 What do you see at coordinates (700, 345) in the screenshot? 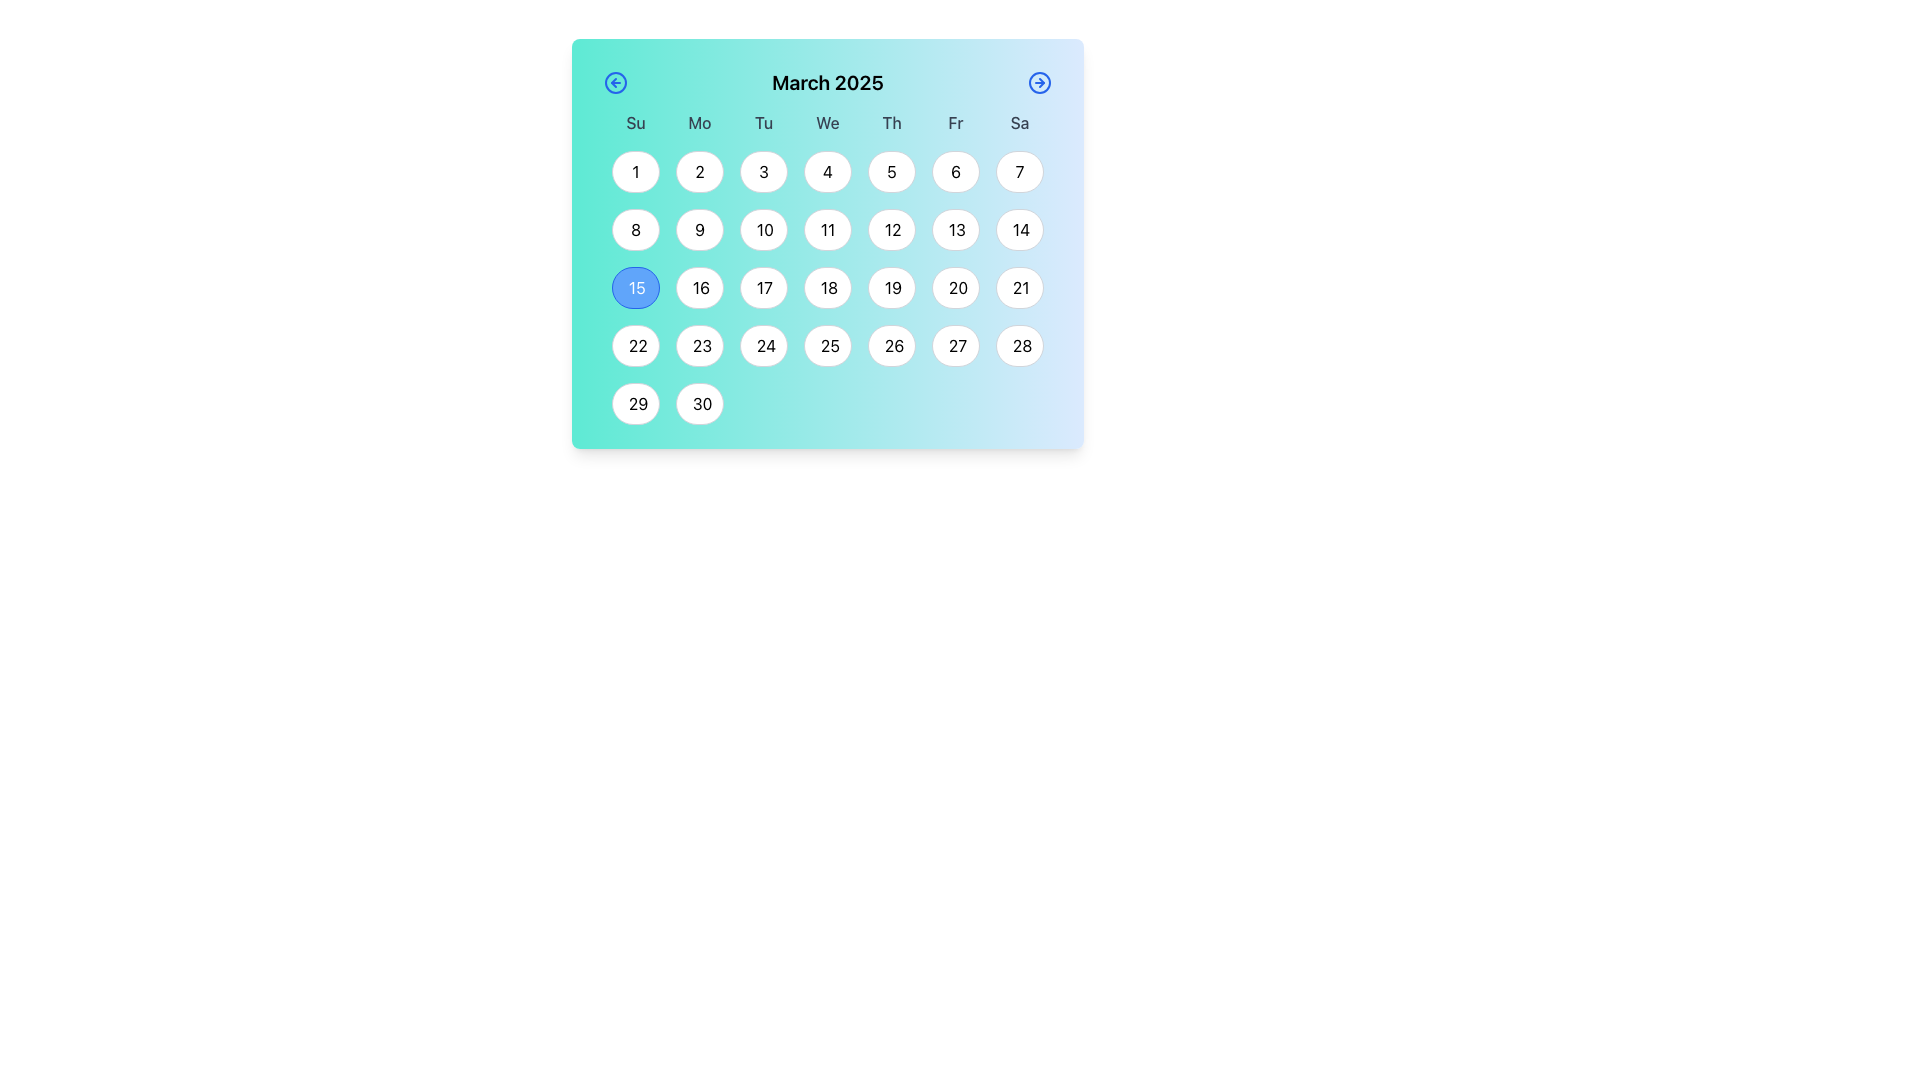
I see `the calendar date button representing '23' (Tuesday) to change its appearance` at bounding box center [700, 345].